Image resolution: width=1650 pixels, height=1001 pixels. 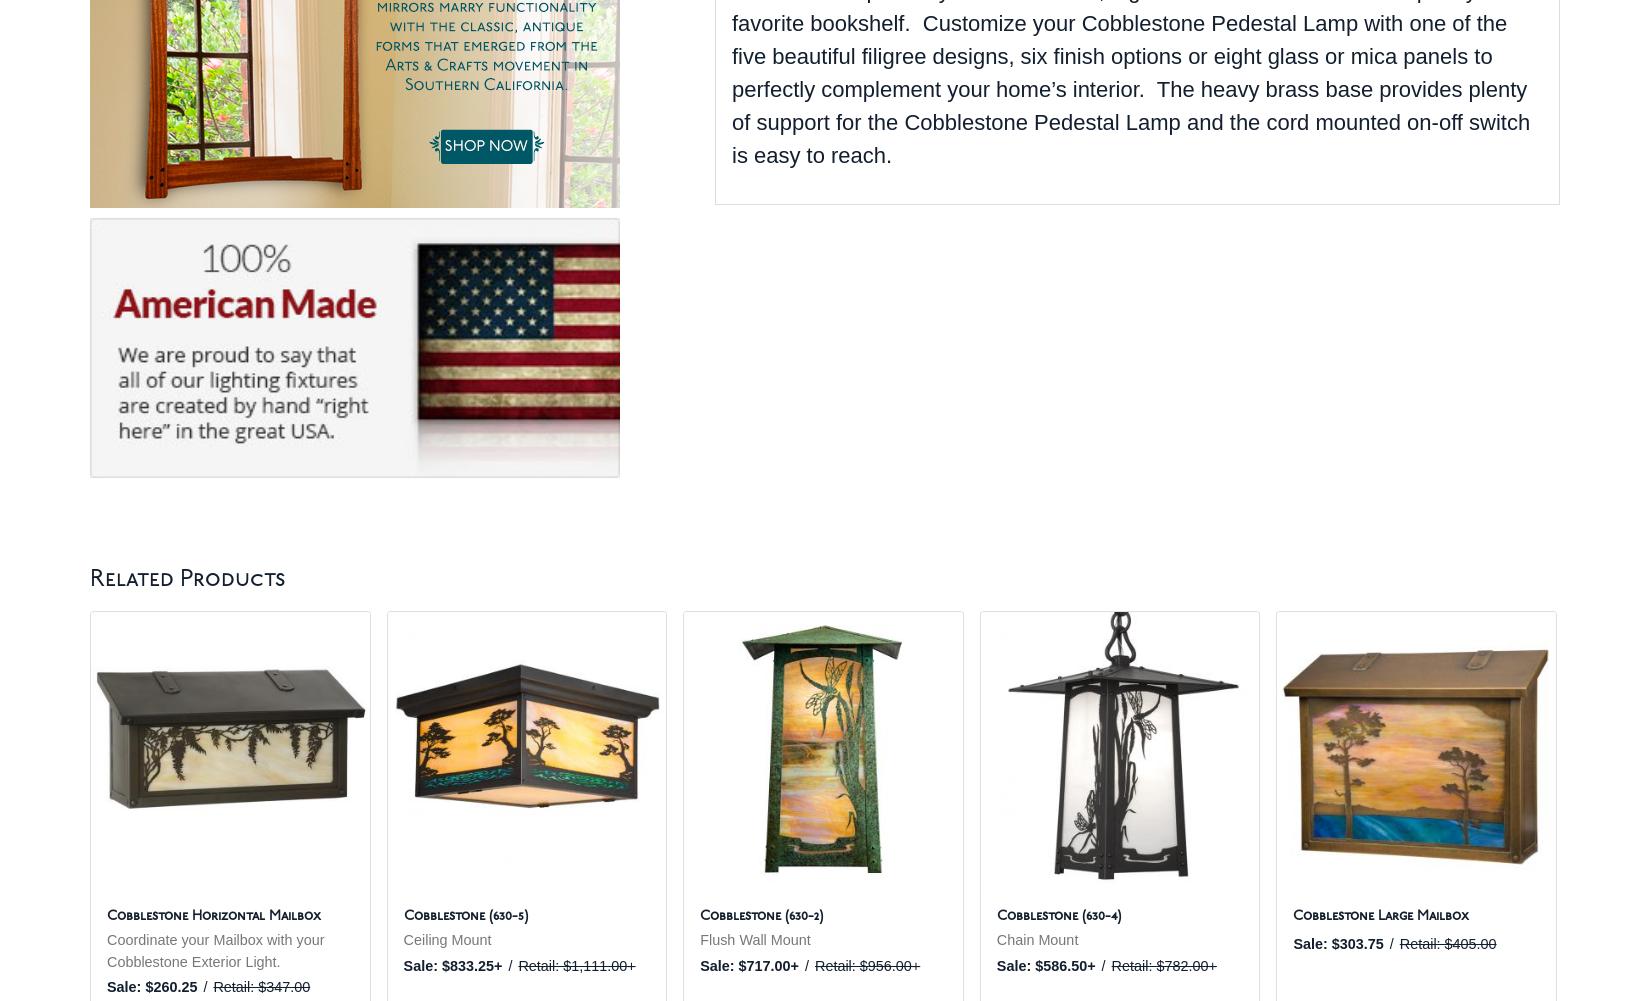 I want to click on 'Retail: $782.00+', so click(x=1163, y=963).